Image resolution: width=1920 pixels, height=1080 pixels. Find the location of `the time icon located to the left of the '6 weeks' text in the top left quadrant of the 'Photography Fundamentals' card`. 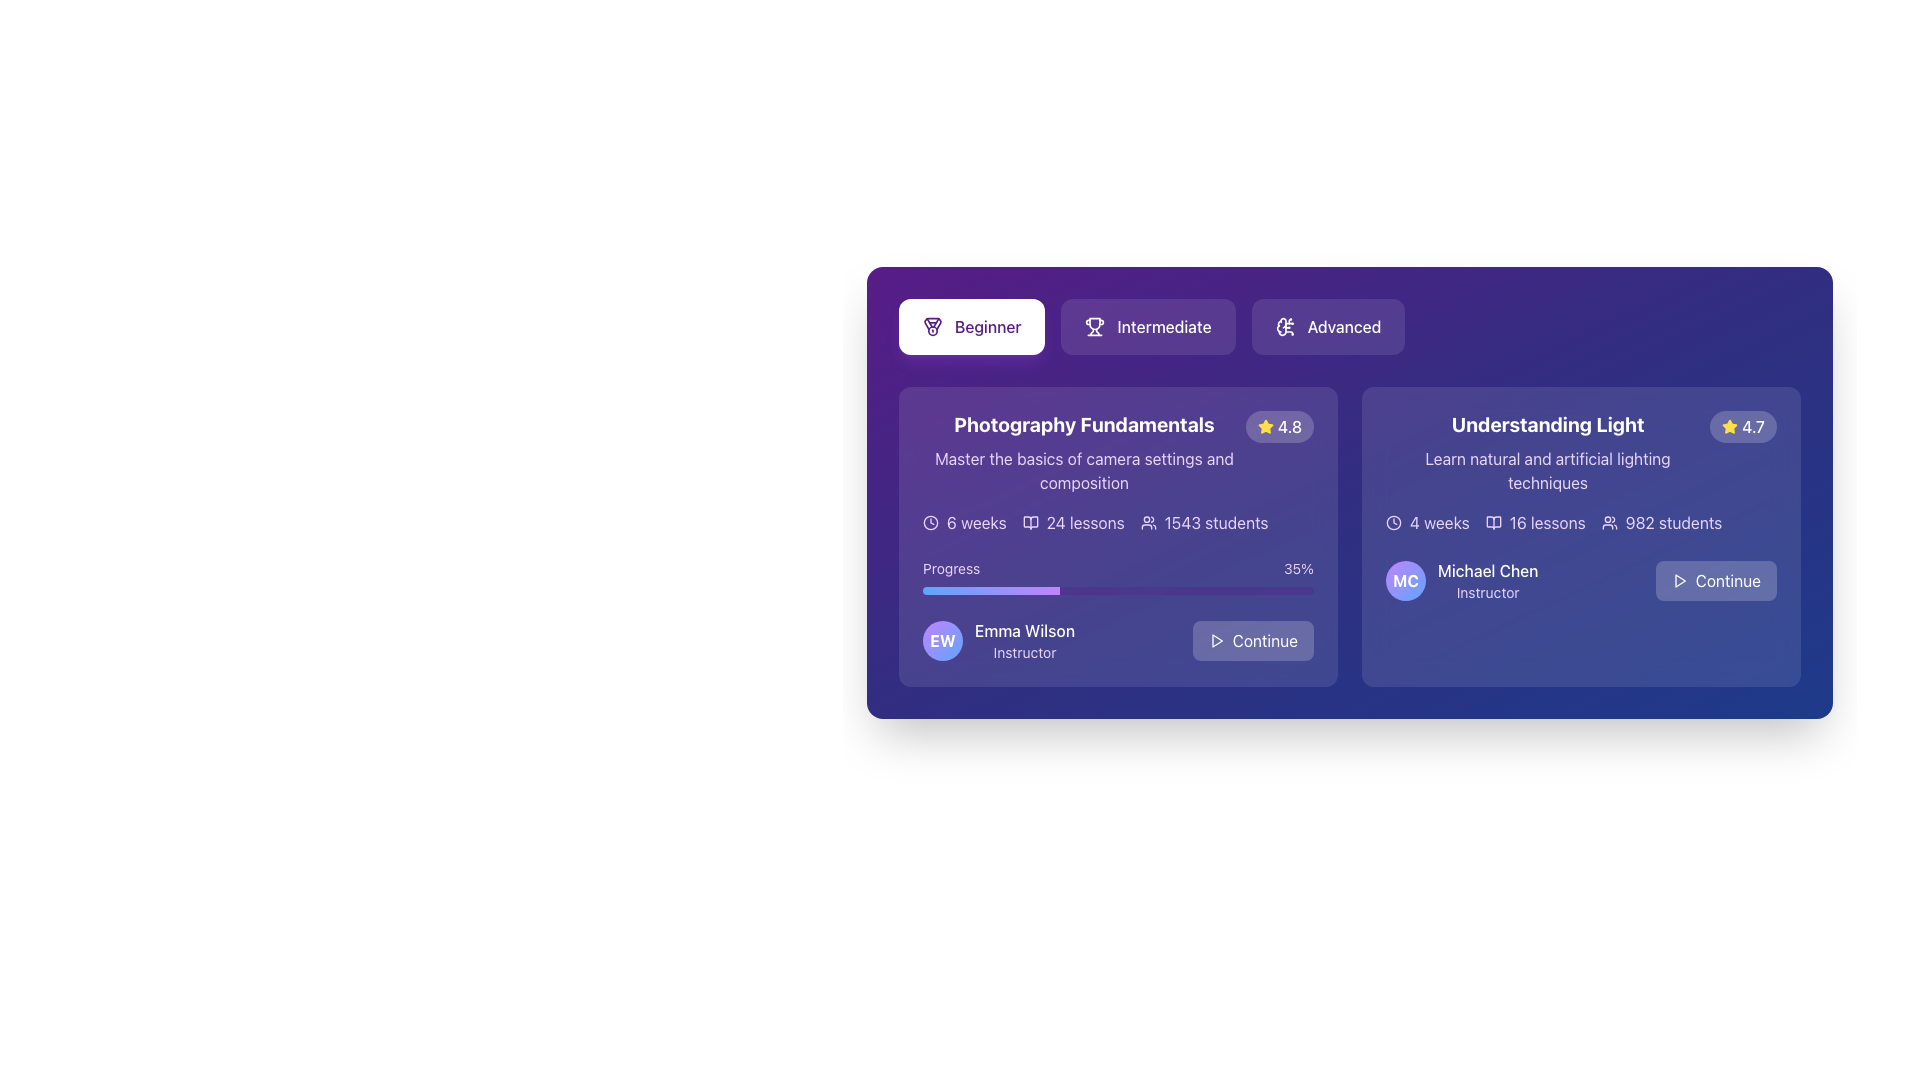

the time icon located to the left of the '6 weeks' text in the top left quadrant of the 'Photography Fundamentals' card is located at coordinates (930, 522).